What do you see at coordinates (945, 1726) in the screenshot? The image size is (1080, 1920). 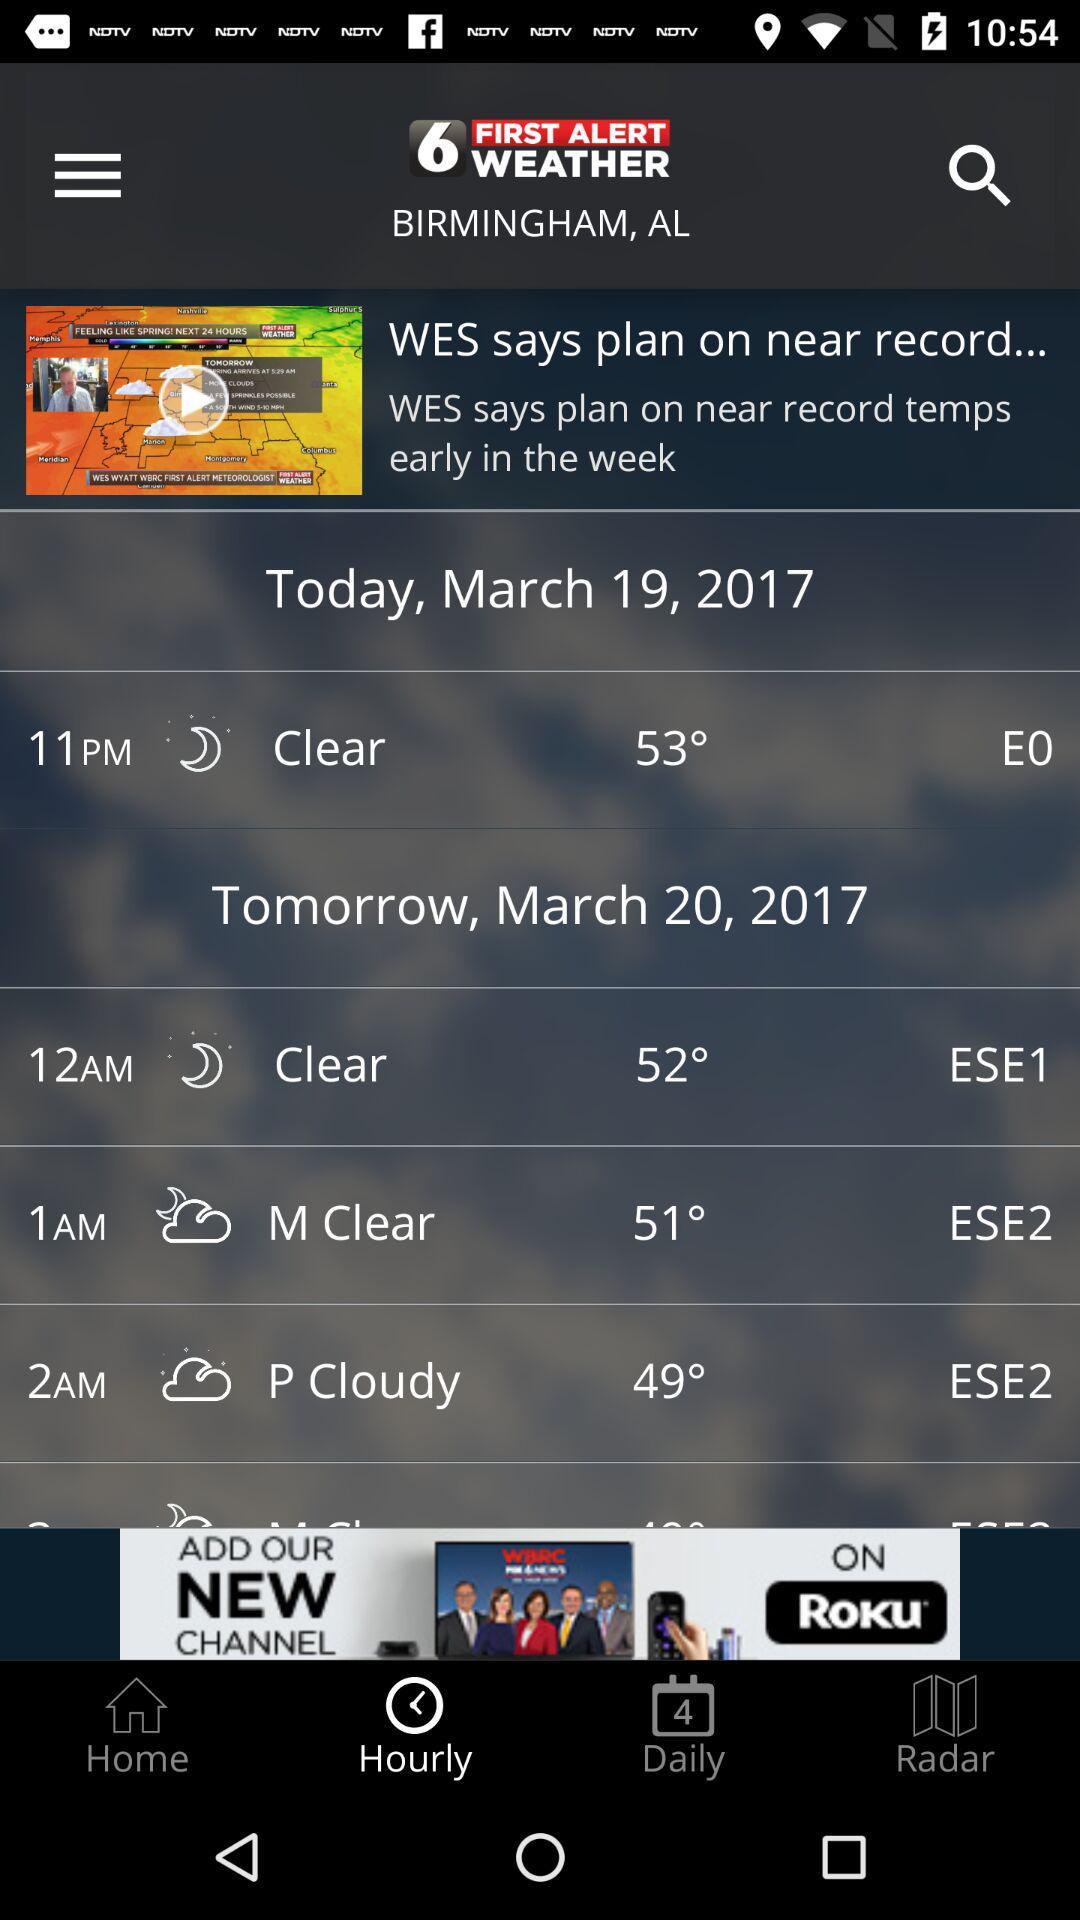 I see `radar item` at bounding box center [945, 1726].